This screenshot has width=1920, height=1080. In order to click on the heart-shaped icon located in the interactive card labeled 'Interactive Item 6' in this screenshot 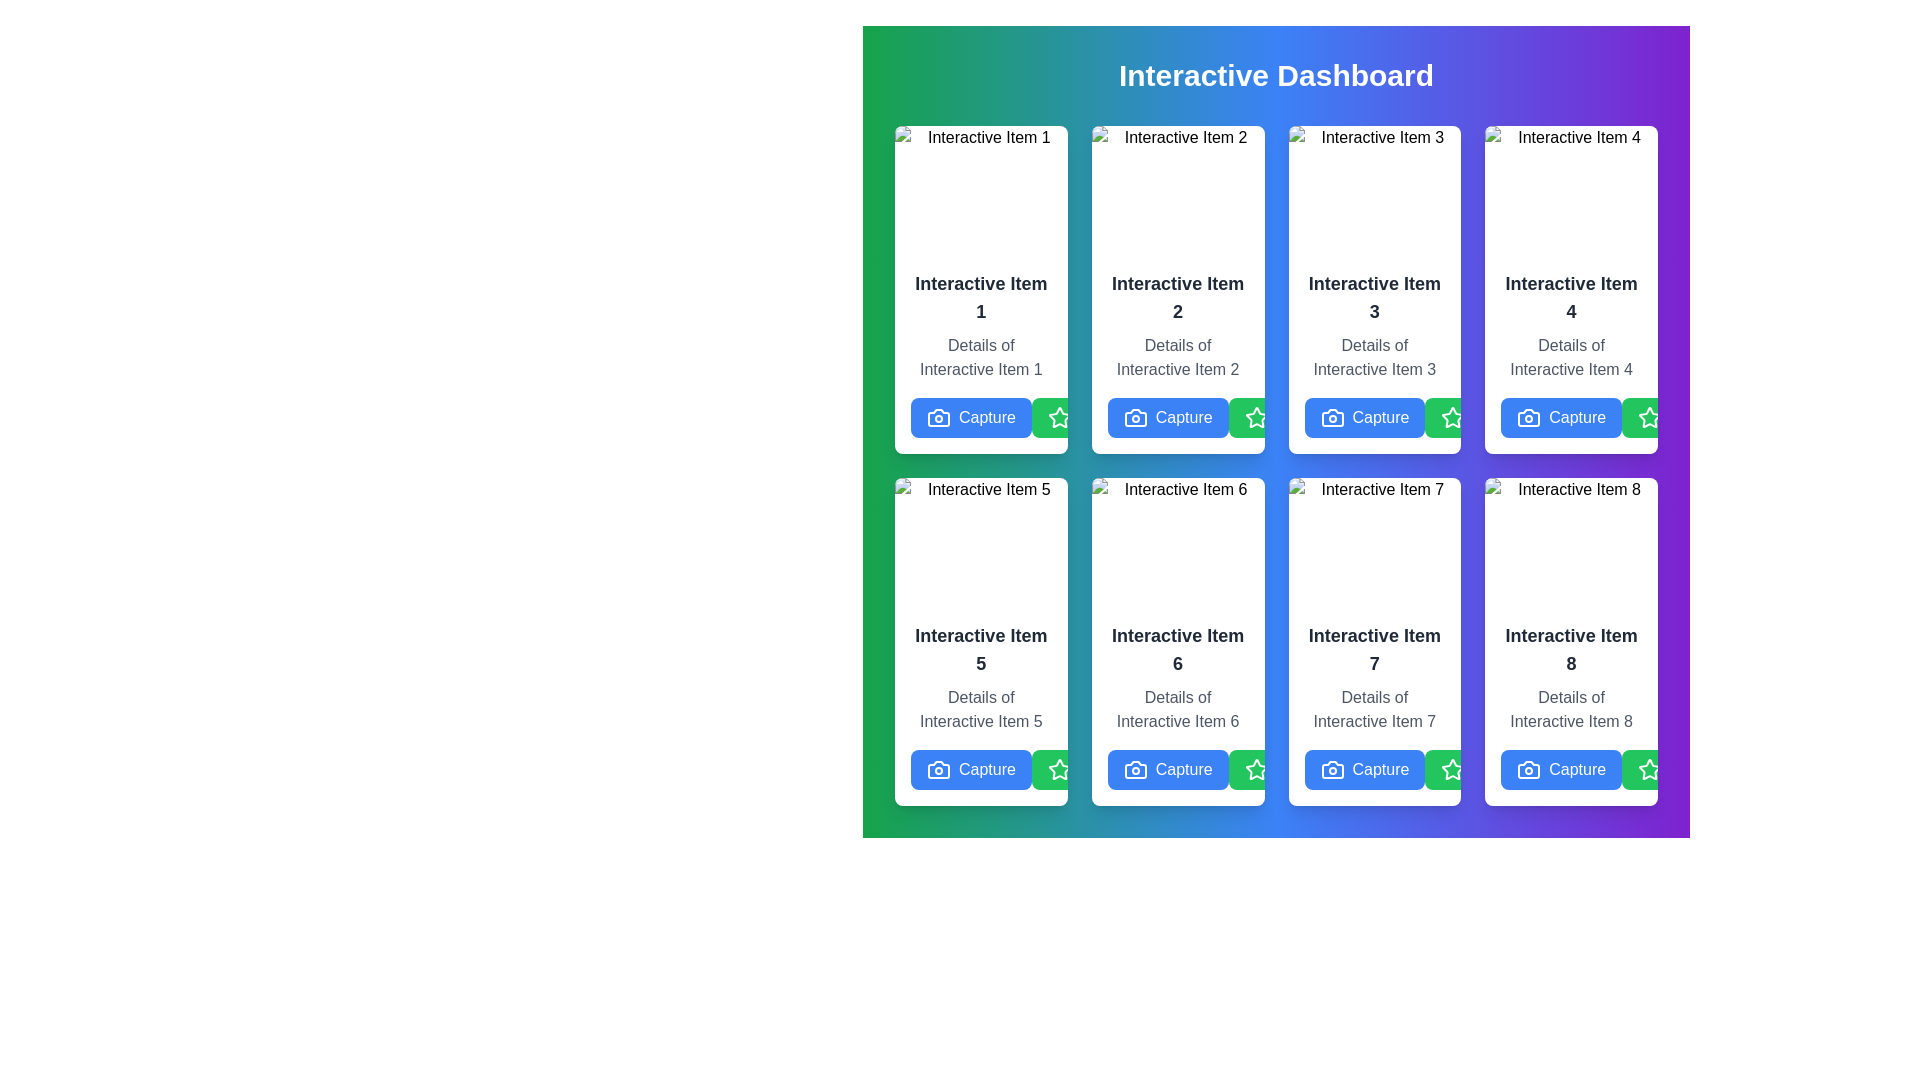, I will do `click(1181, 769)`.